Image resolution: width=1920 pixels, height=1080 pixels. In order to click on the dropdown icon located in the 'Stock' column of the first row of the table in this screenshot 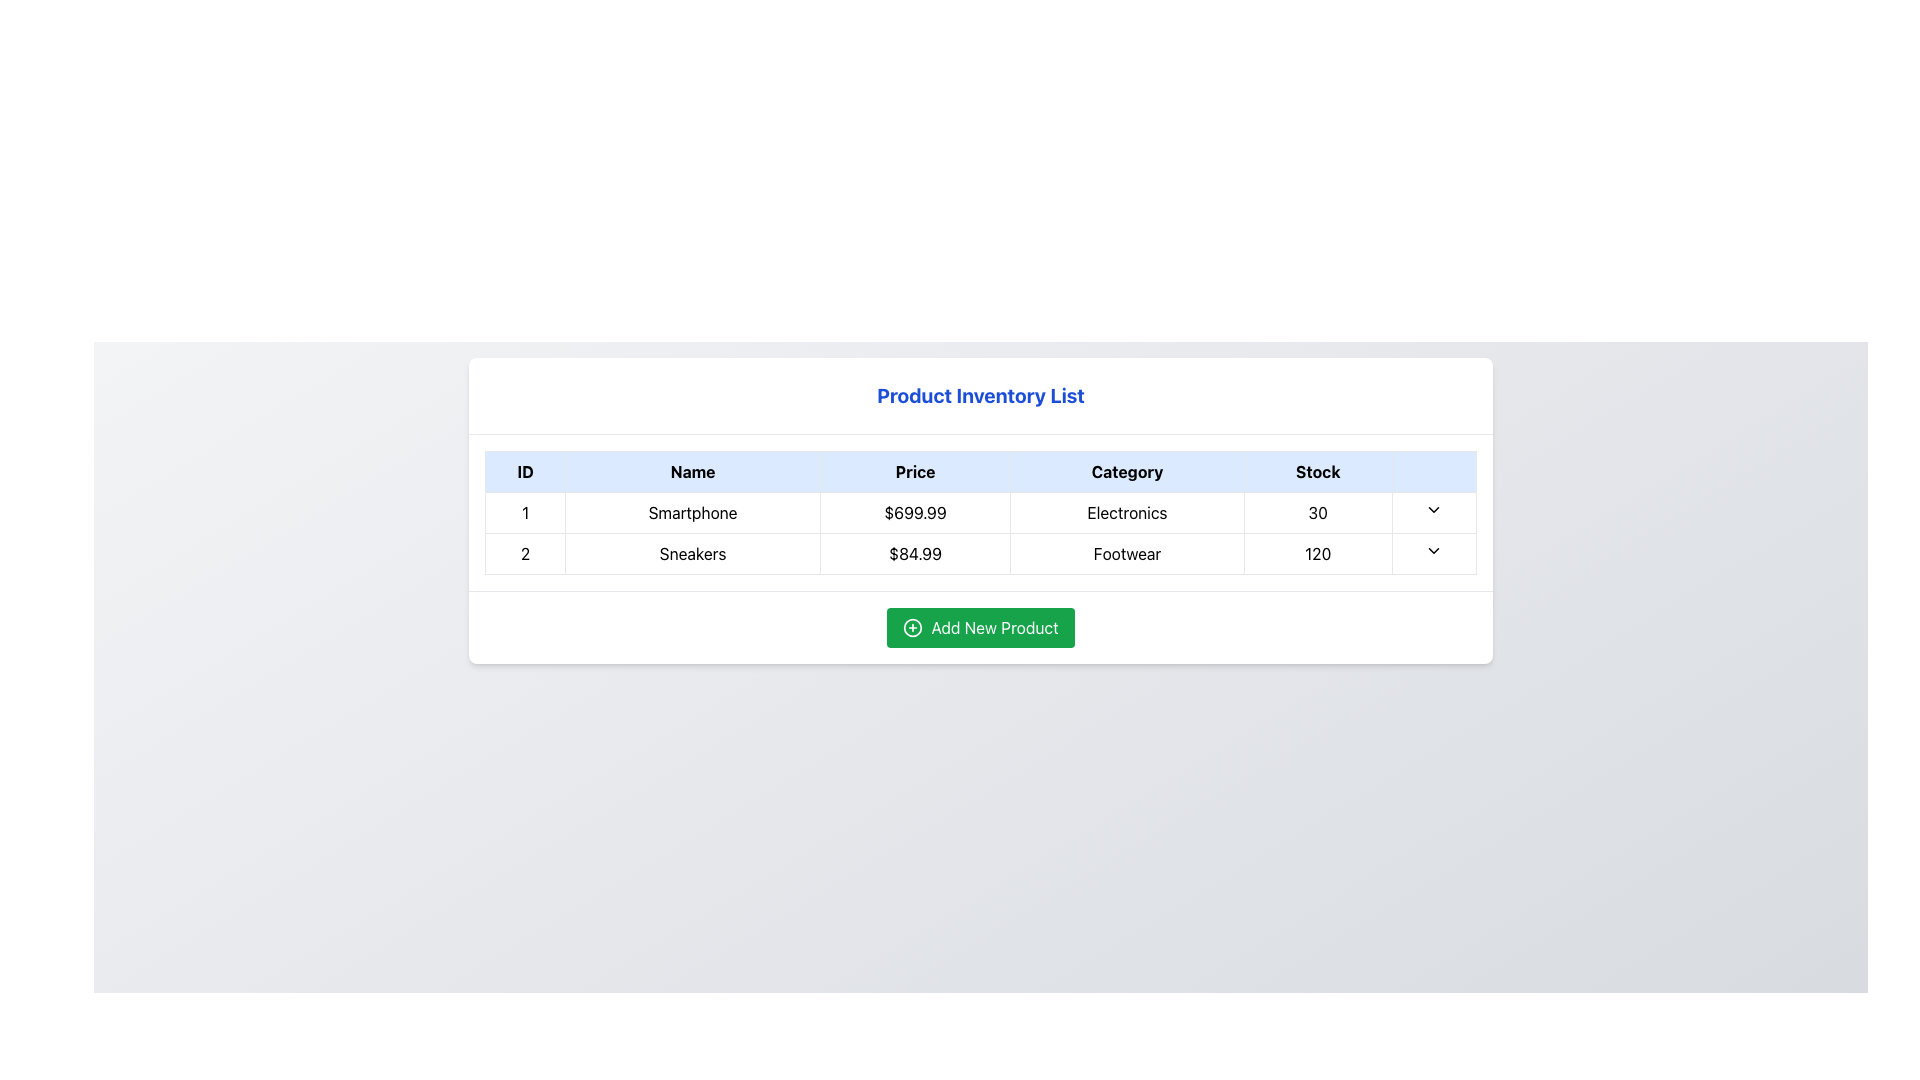, I will do `click(1433, 508)`.